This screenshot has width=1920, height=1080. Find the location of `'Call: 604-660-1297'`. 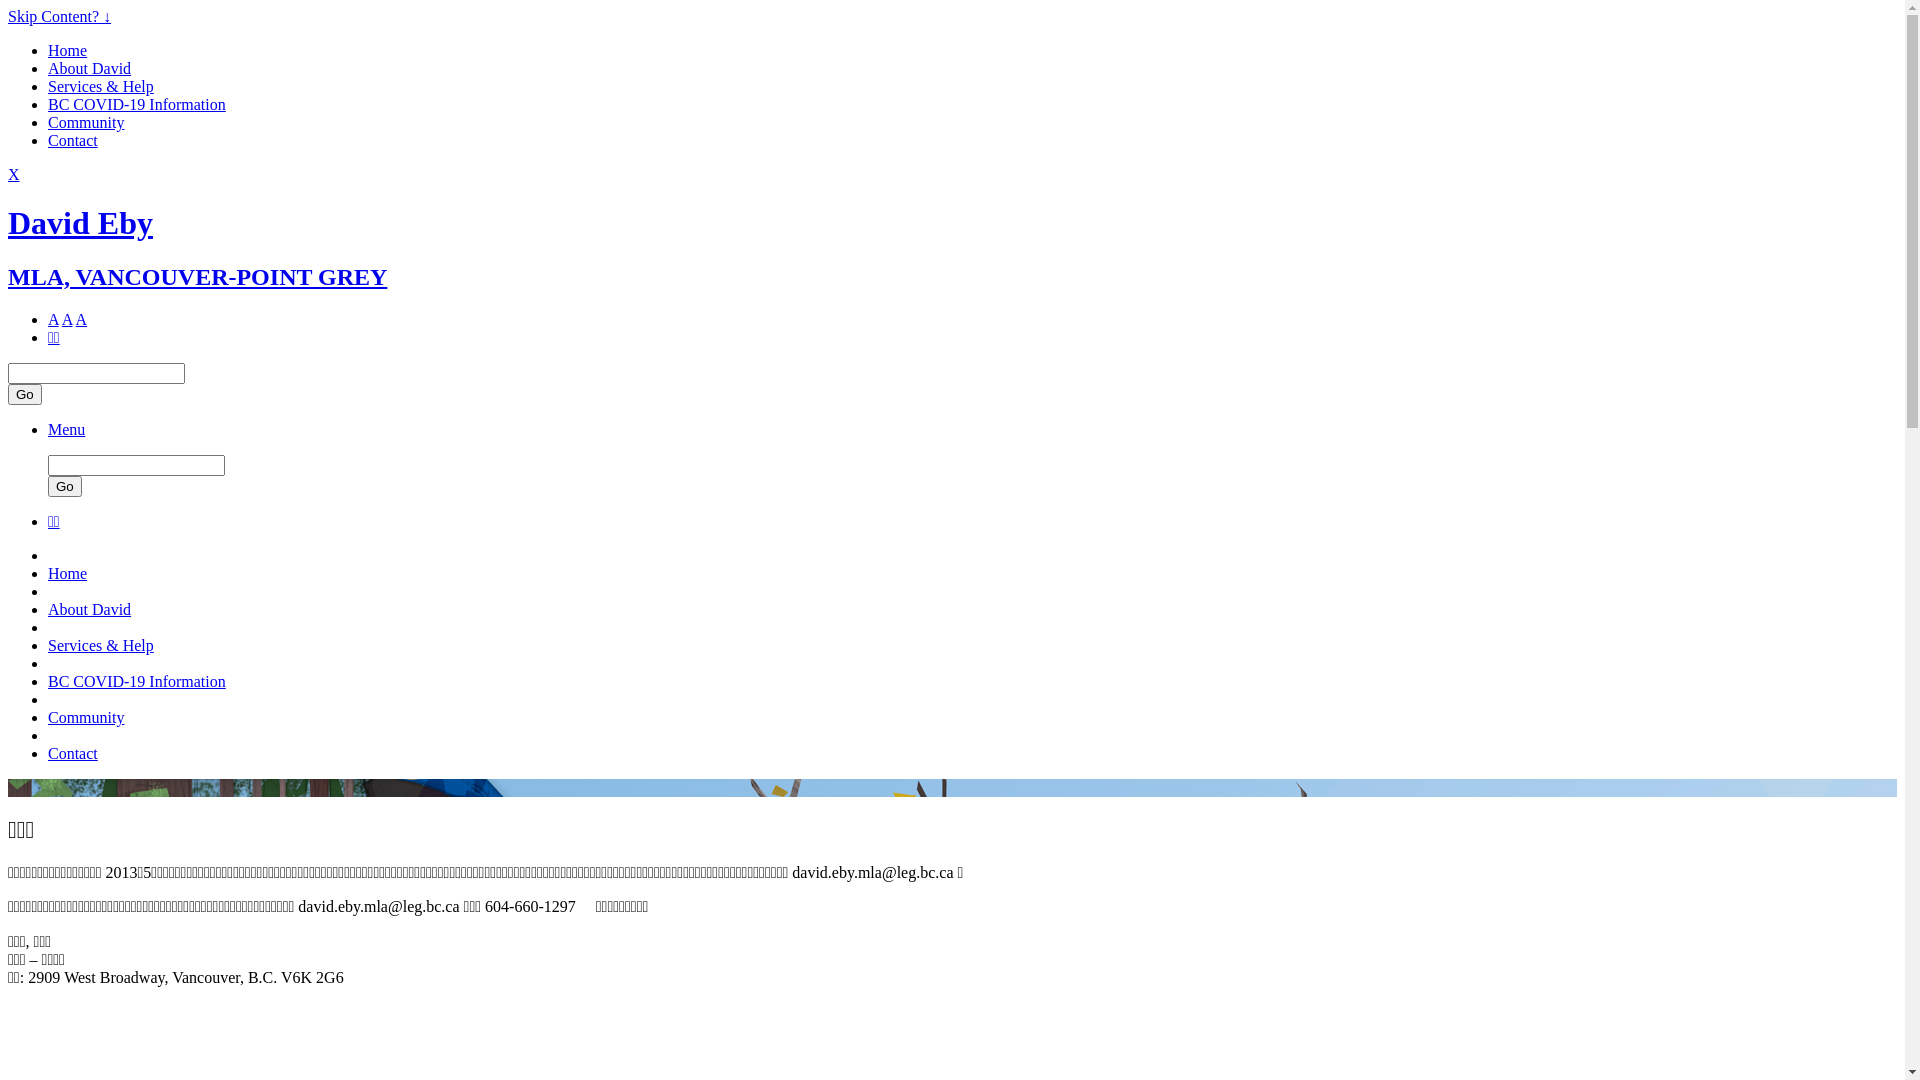

'Call: 604-660-1297' is located at coordinates (583, 907).